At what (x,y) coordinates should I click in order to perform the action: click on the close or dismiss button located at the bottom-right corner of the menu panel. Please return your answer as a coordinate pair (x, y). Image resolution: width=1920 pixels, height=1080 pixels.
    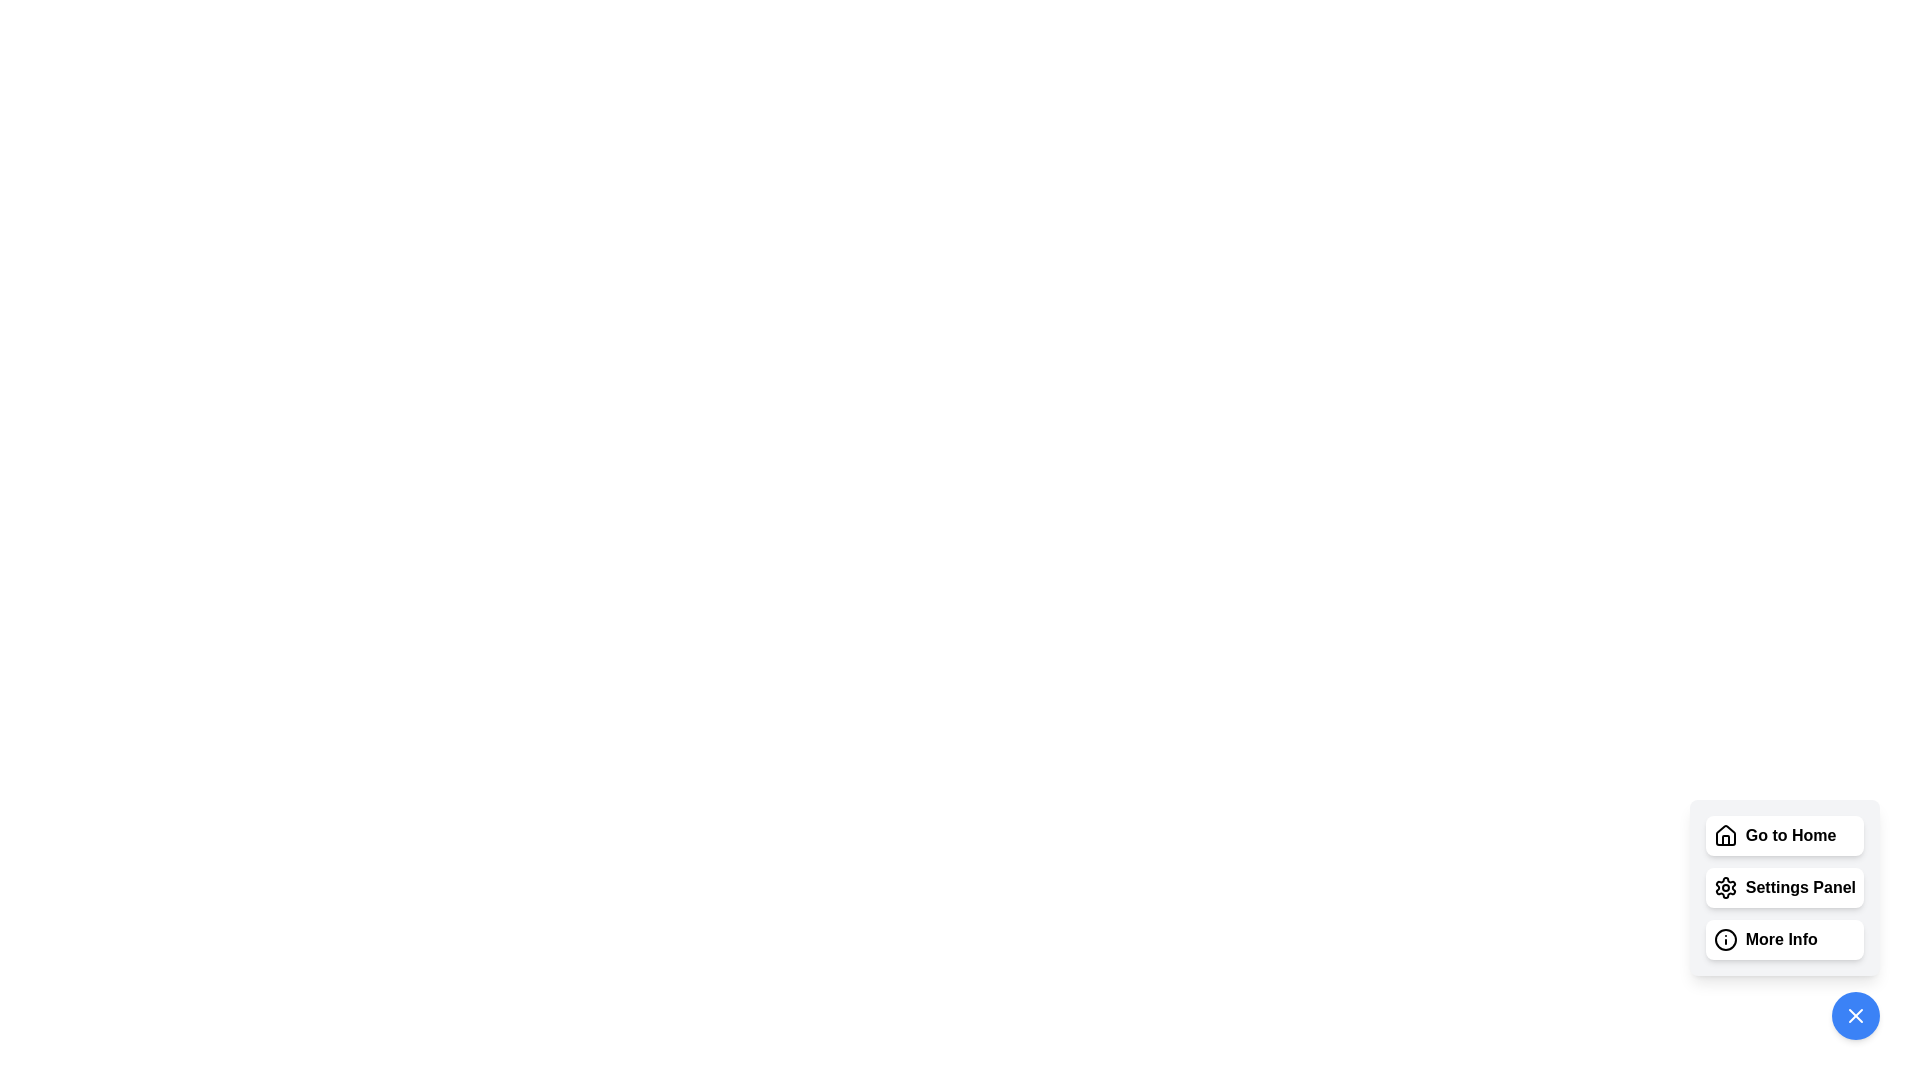
    Looking at the image, I should click on (1855, 1015).